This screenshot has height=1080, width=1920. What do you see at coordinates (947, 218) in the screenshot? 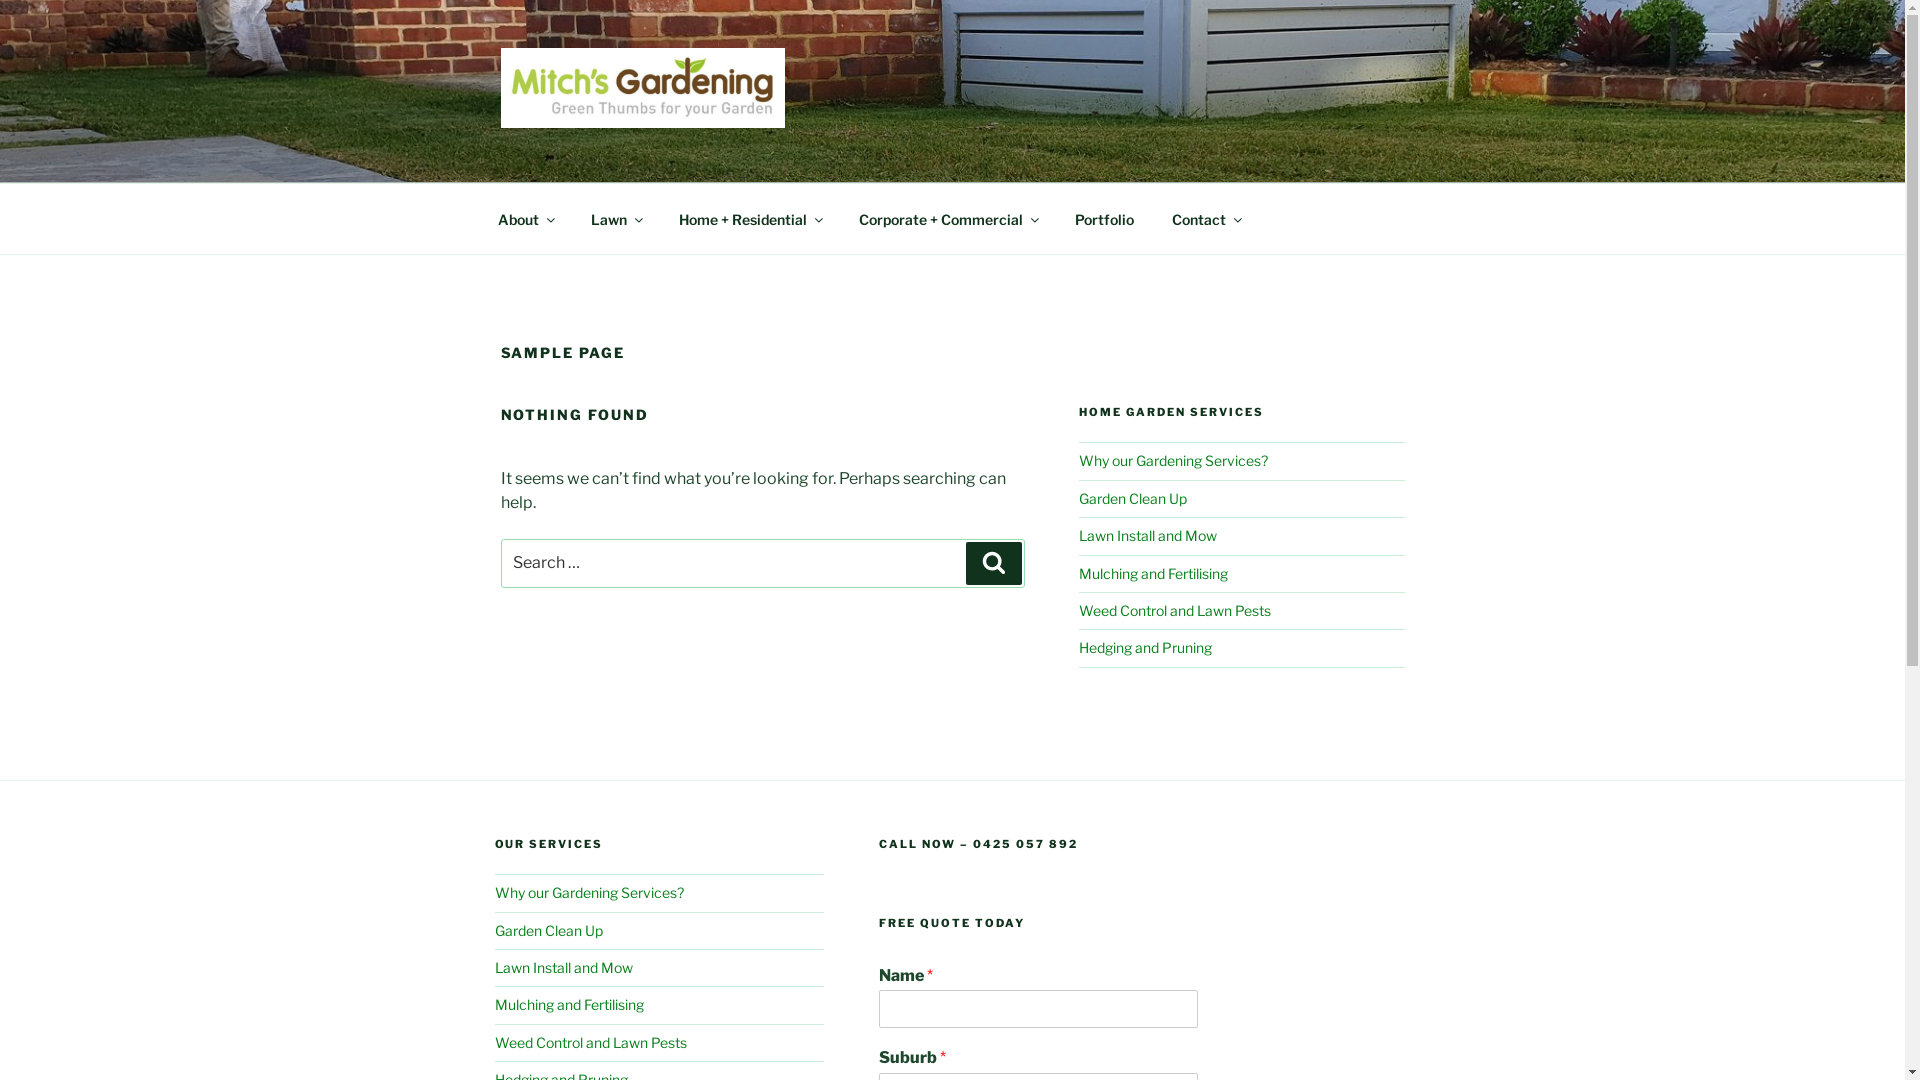
I see `'Corporate + Commercial'` at bounding box center [947, 218].